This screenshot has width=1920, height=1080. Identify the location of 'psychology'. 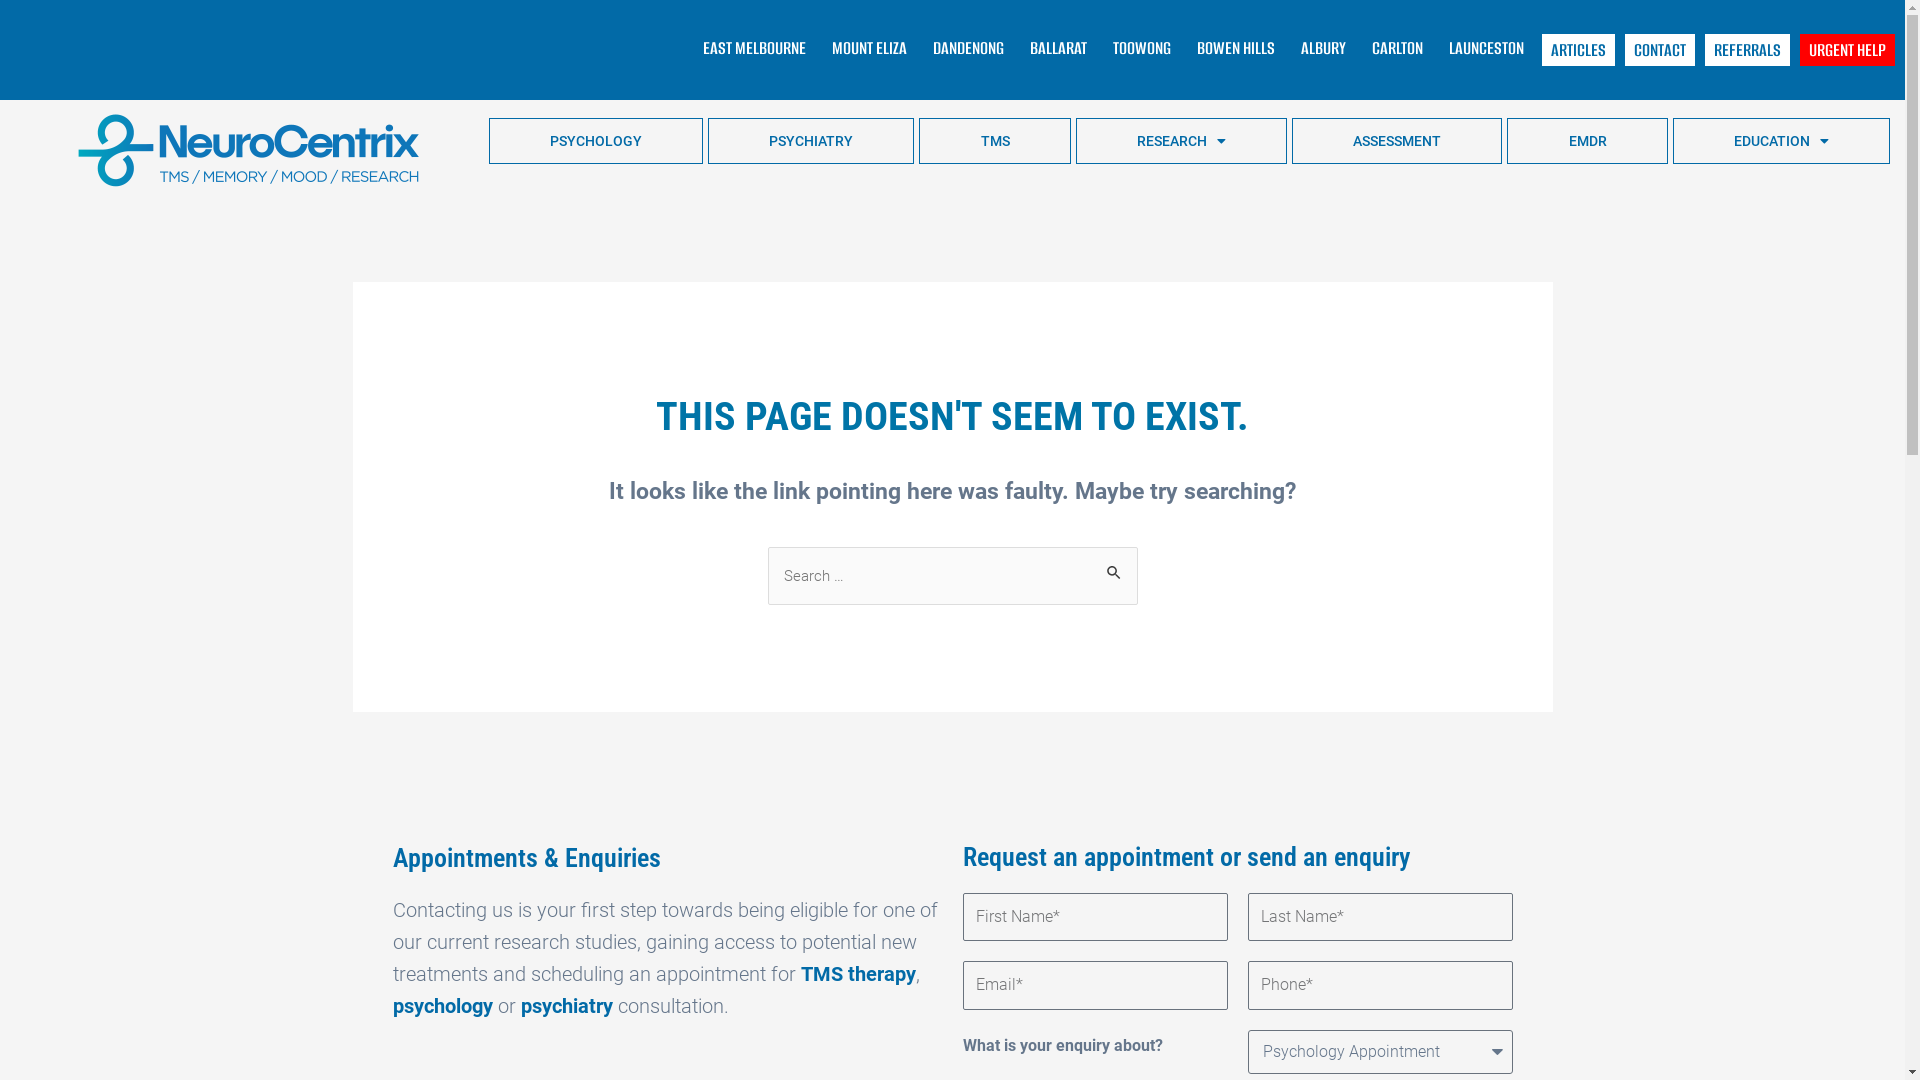
(440, 1006).